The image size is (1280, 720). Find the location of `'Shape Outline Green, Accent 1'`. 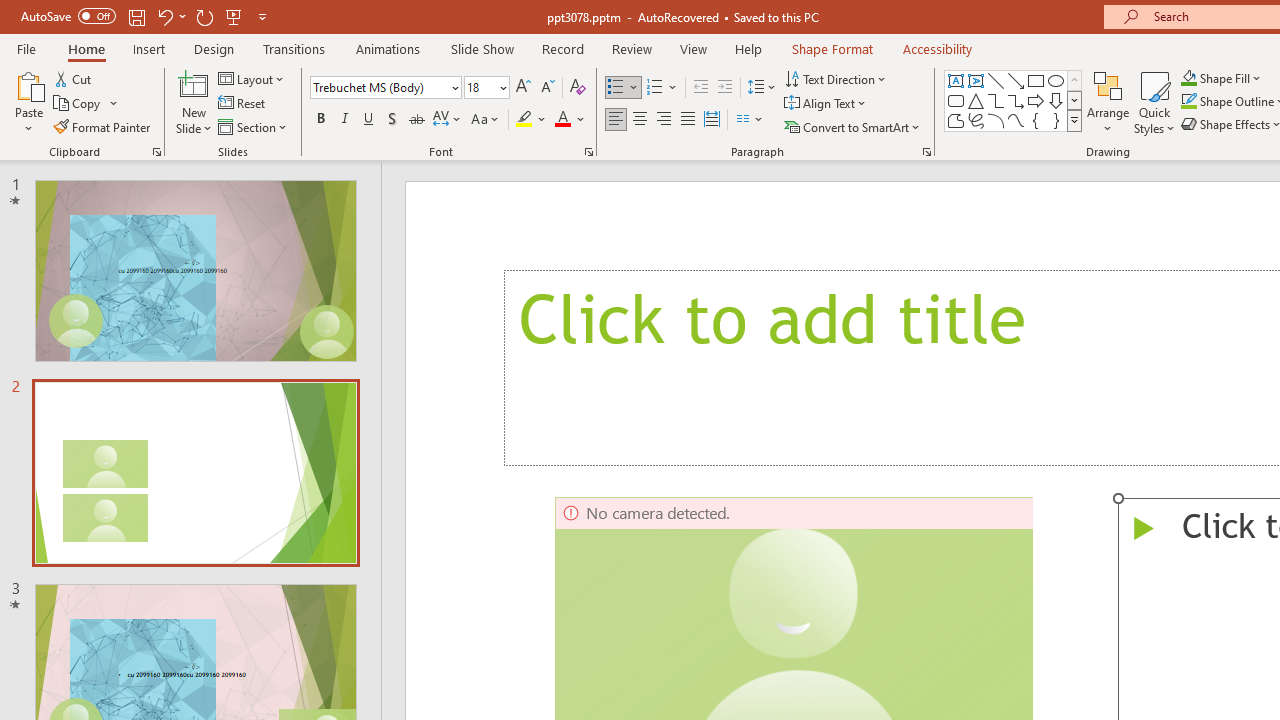

'Shape Outline Green, Accent 1' is located at coordinates (1189, 101).